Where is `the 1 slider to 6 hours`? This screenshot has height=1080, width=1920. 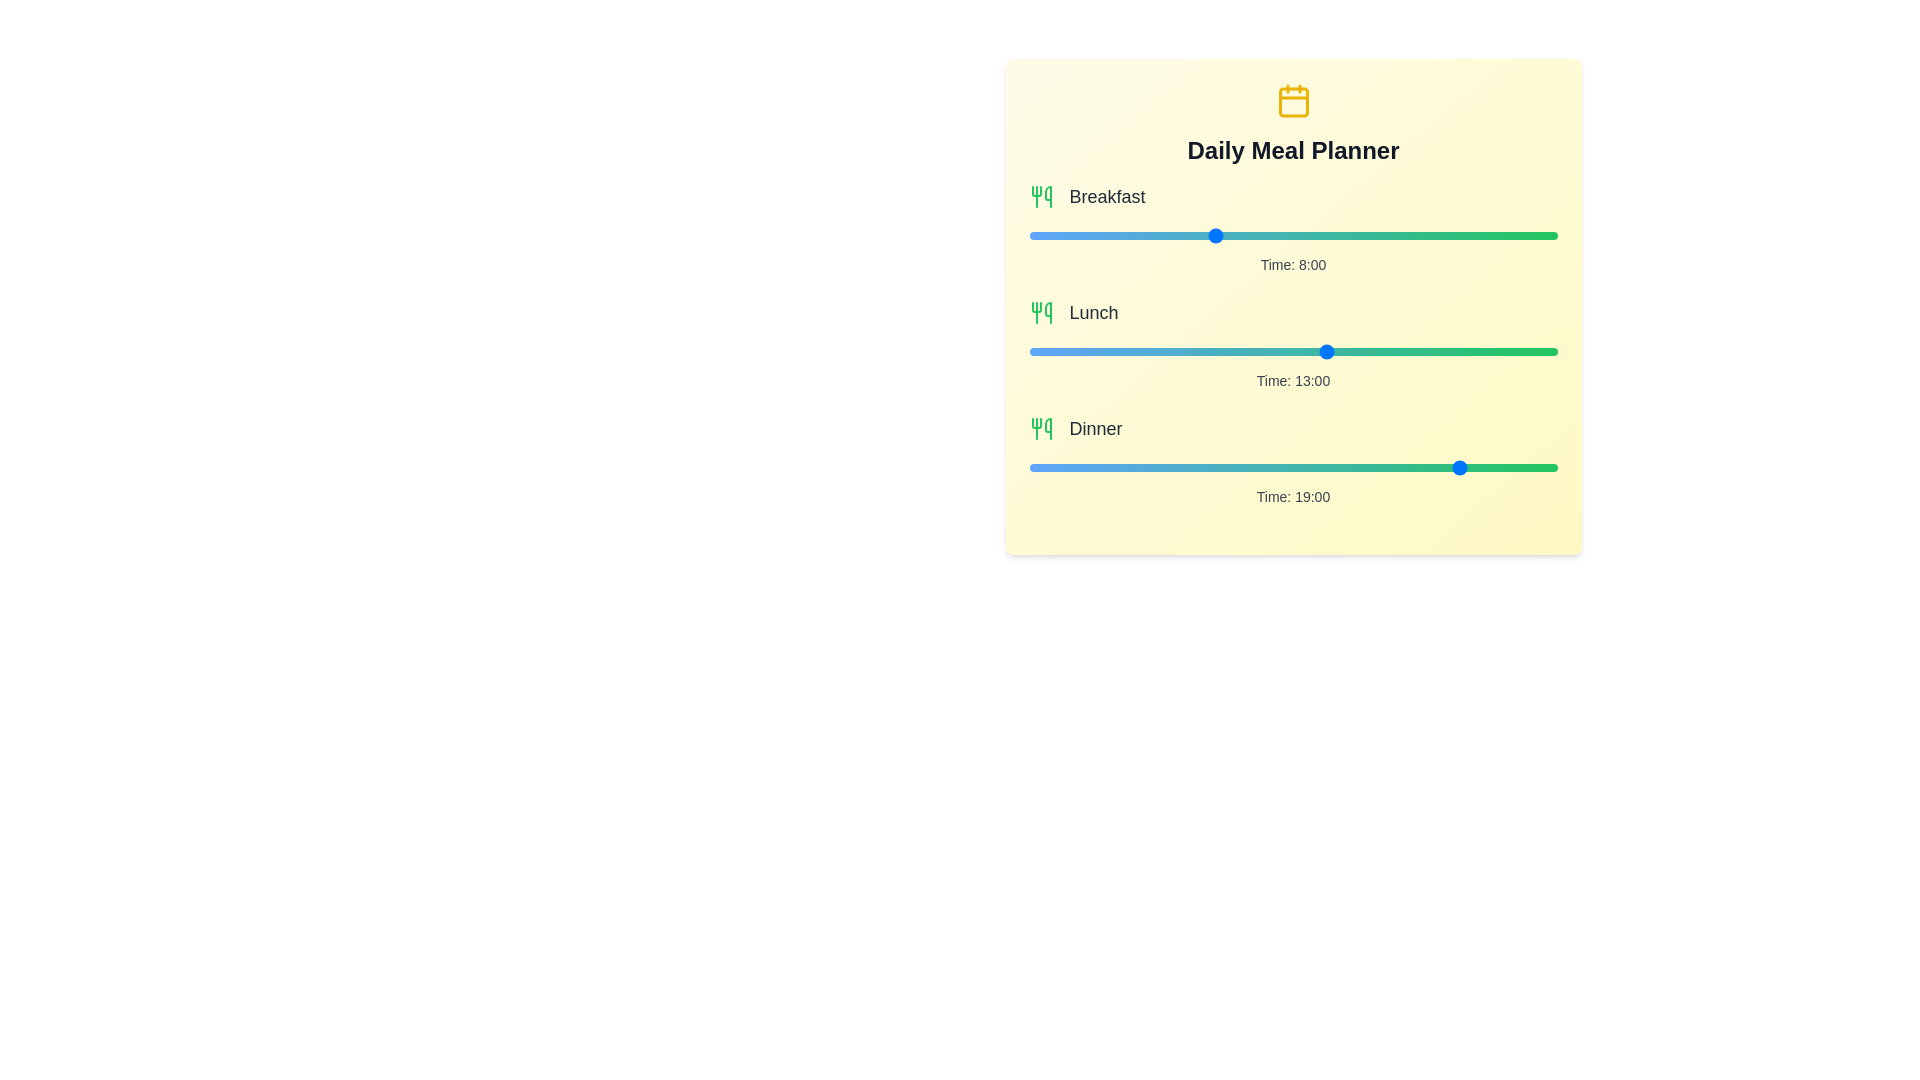 the 1 slider to 6 hours is located at coordinates (1430, 350).